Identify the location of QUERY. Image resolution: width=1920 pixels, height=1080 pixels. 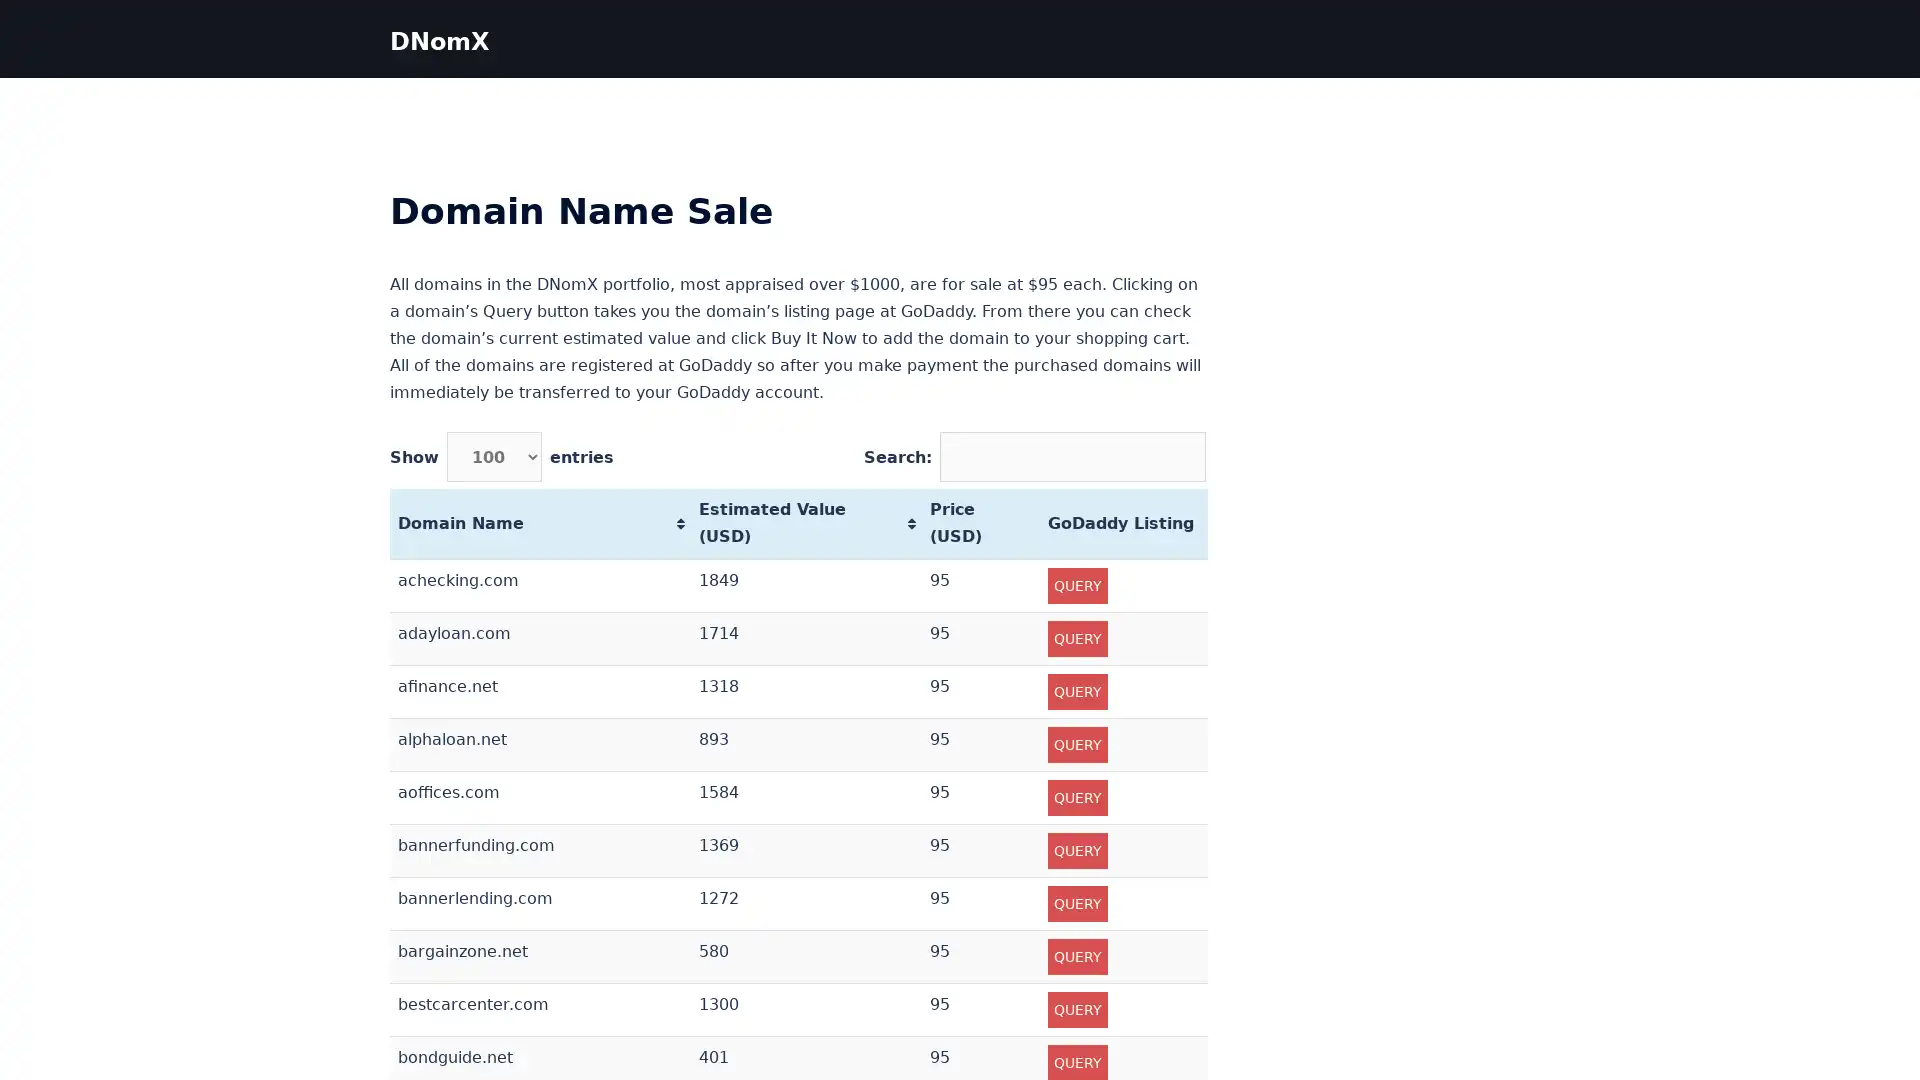
(1075, 639).